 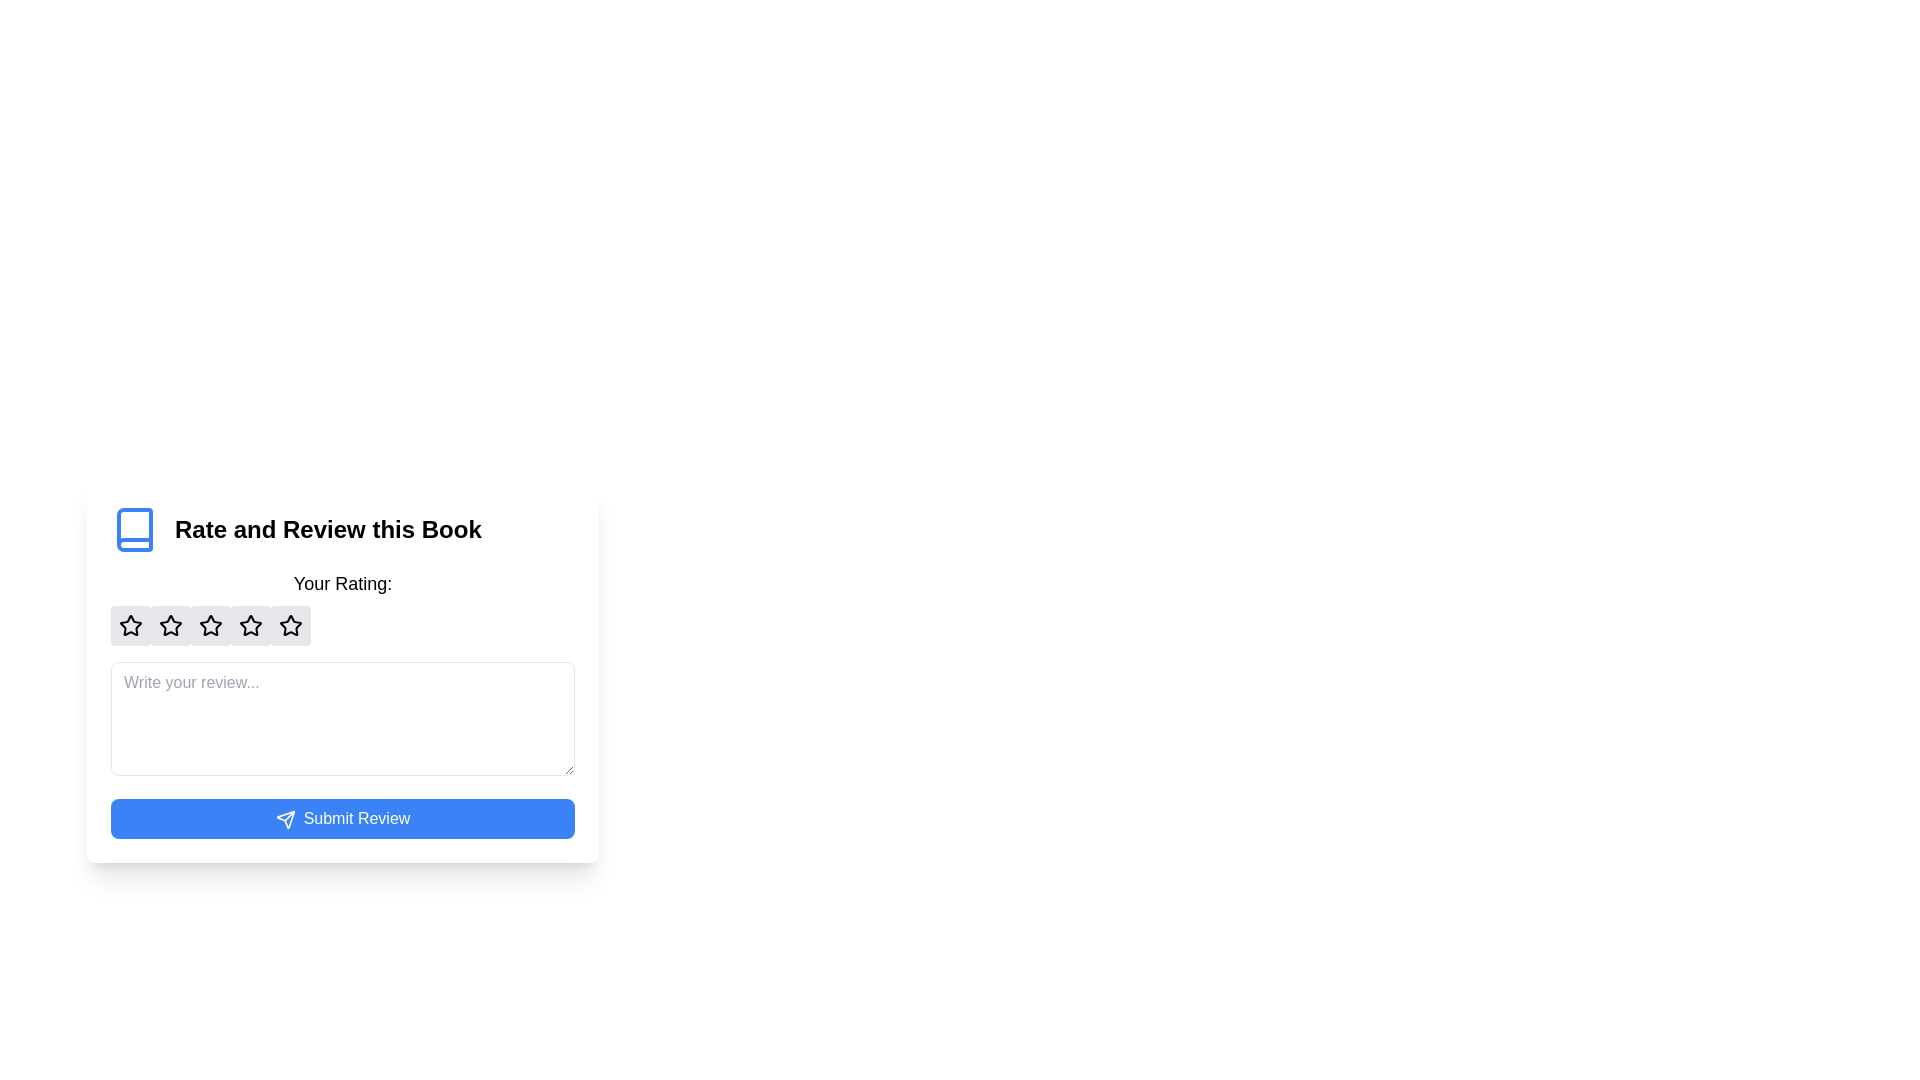 I want to click on the star icon within the fifth rounded square button in a row of six identical star buttons, so click(x=249, y=624).